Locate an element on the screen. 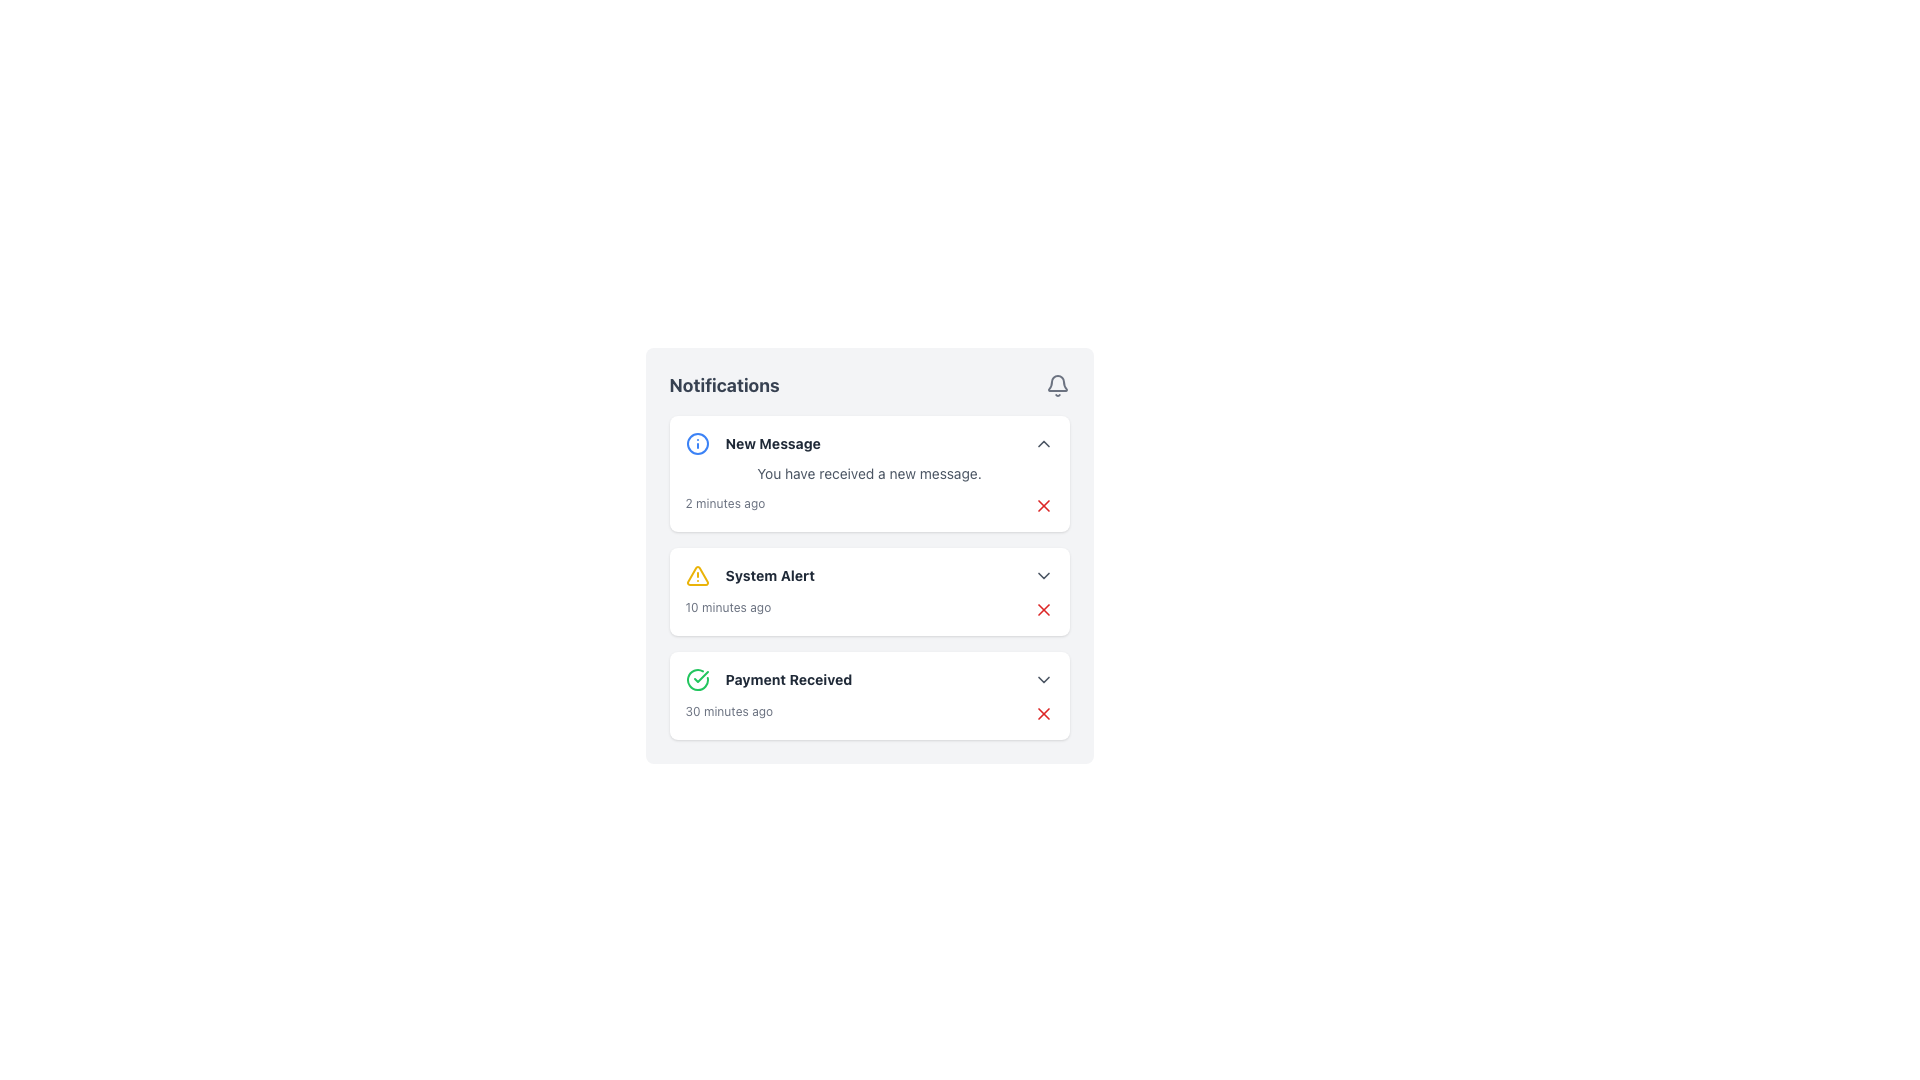  the stylized bell icon located near the upper-right corner of the user interface is located at coordinates (1056, 383).